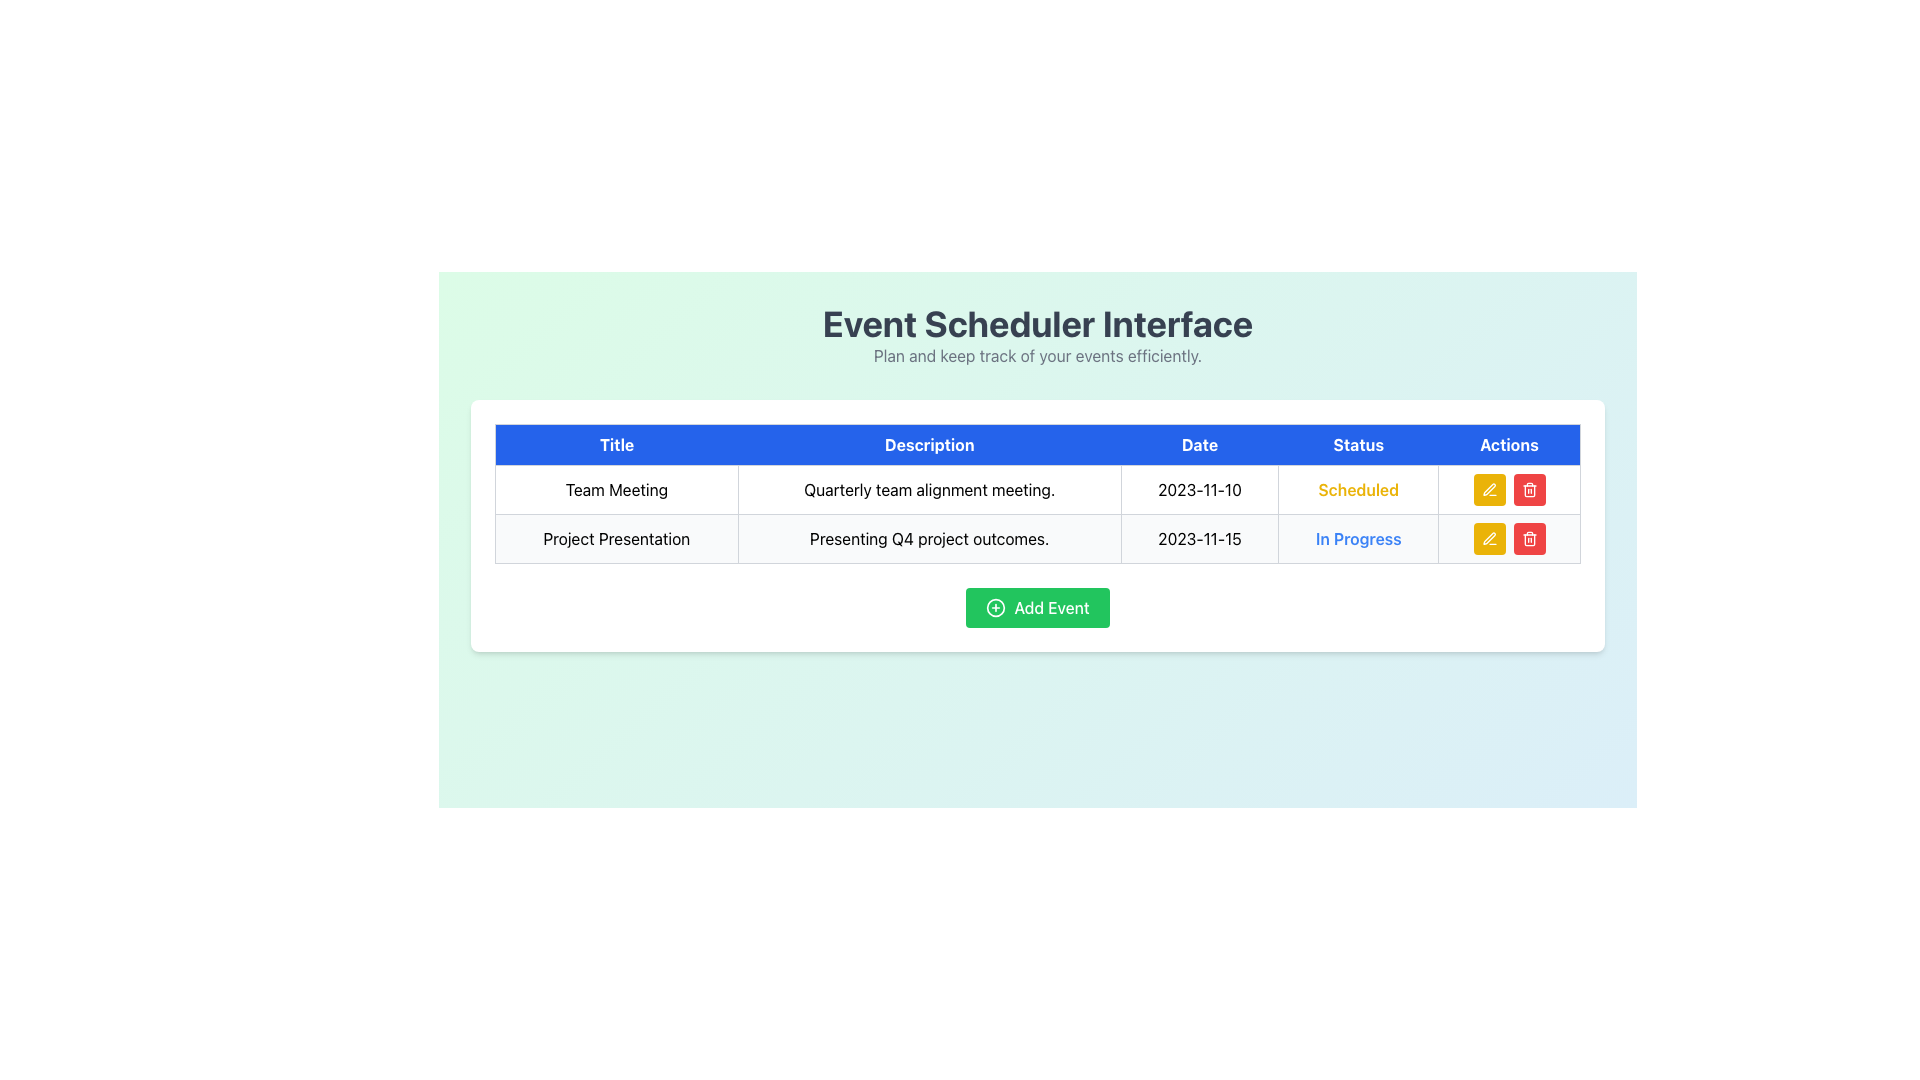 The width and height of the screenshot is (1920, 1080). I want to click on the second row, so click(1037, 538).